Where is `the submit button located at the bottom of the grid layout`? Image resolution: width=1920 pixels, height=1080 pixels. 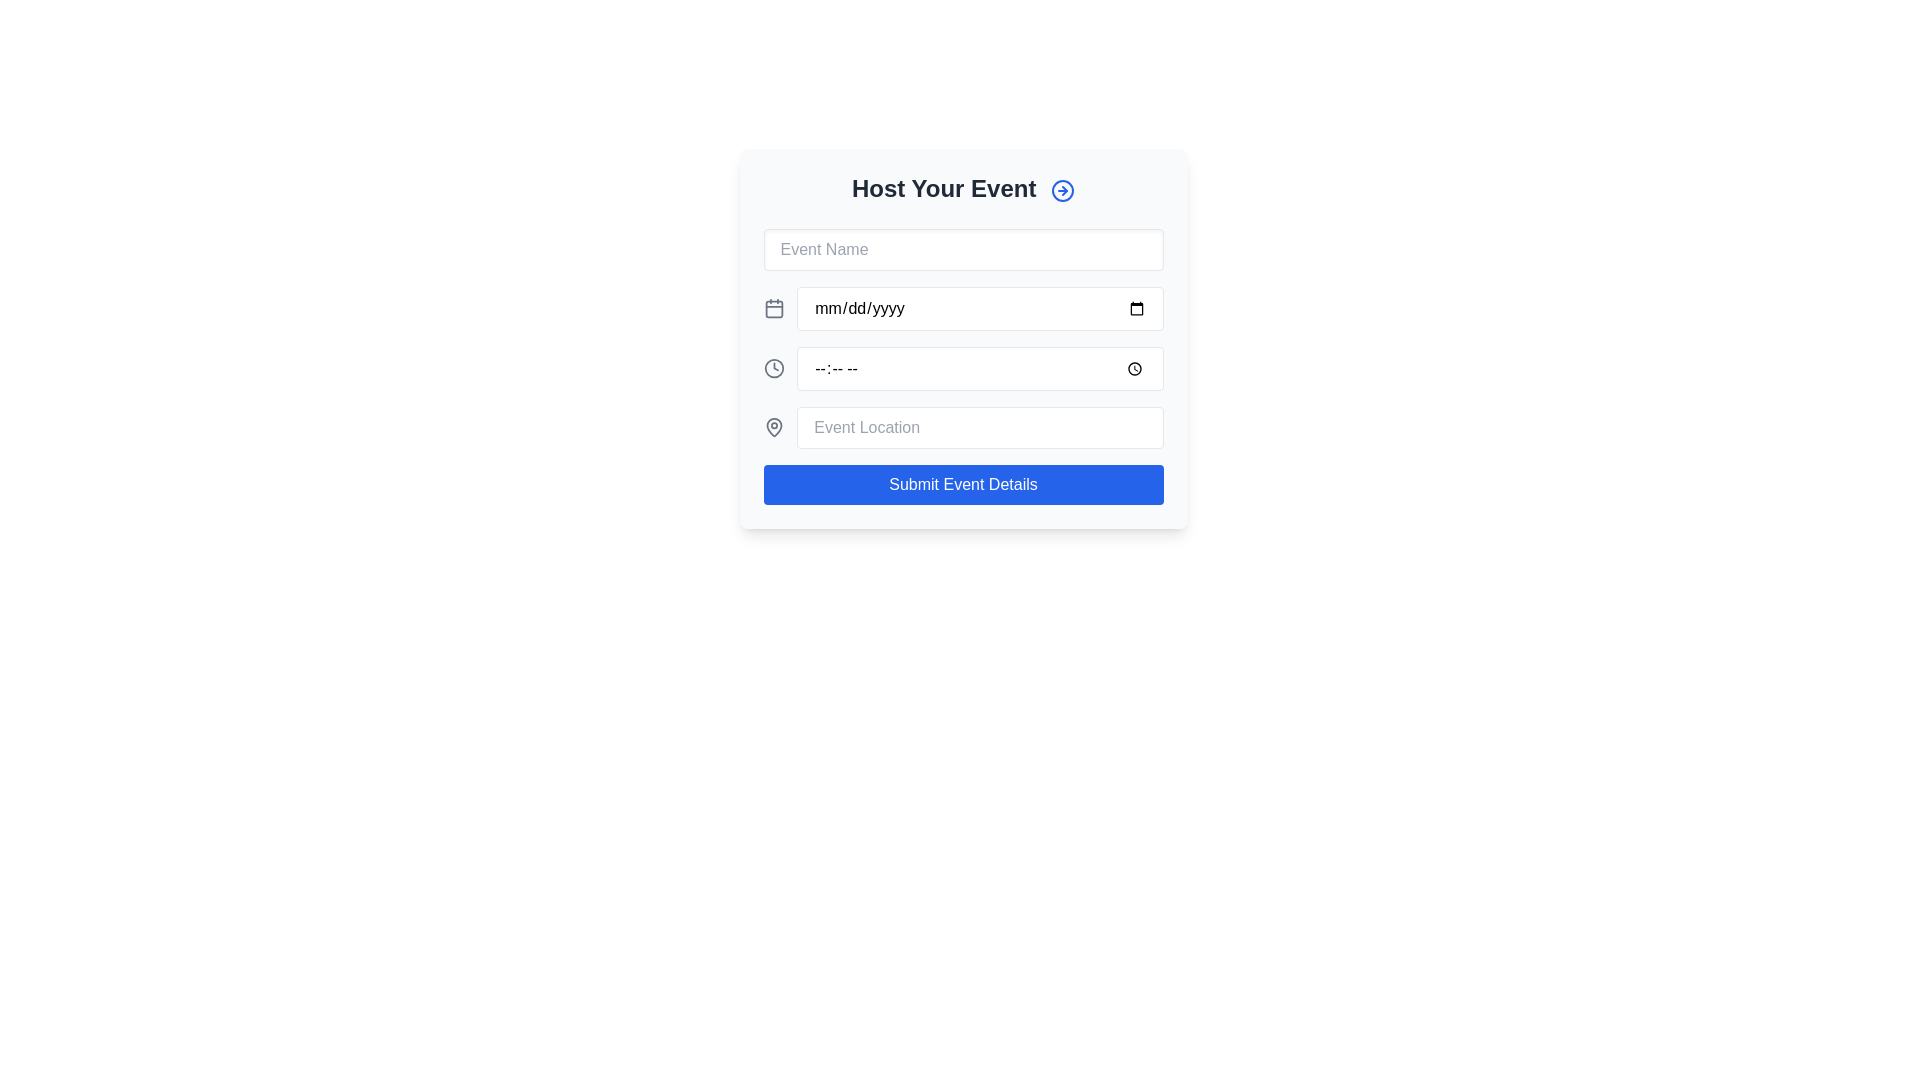 the submit button located at the bottom of the grid layout is located at coordinates (963, 485).